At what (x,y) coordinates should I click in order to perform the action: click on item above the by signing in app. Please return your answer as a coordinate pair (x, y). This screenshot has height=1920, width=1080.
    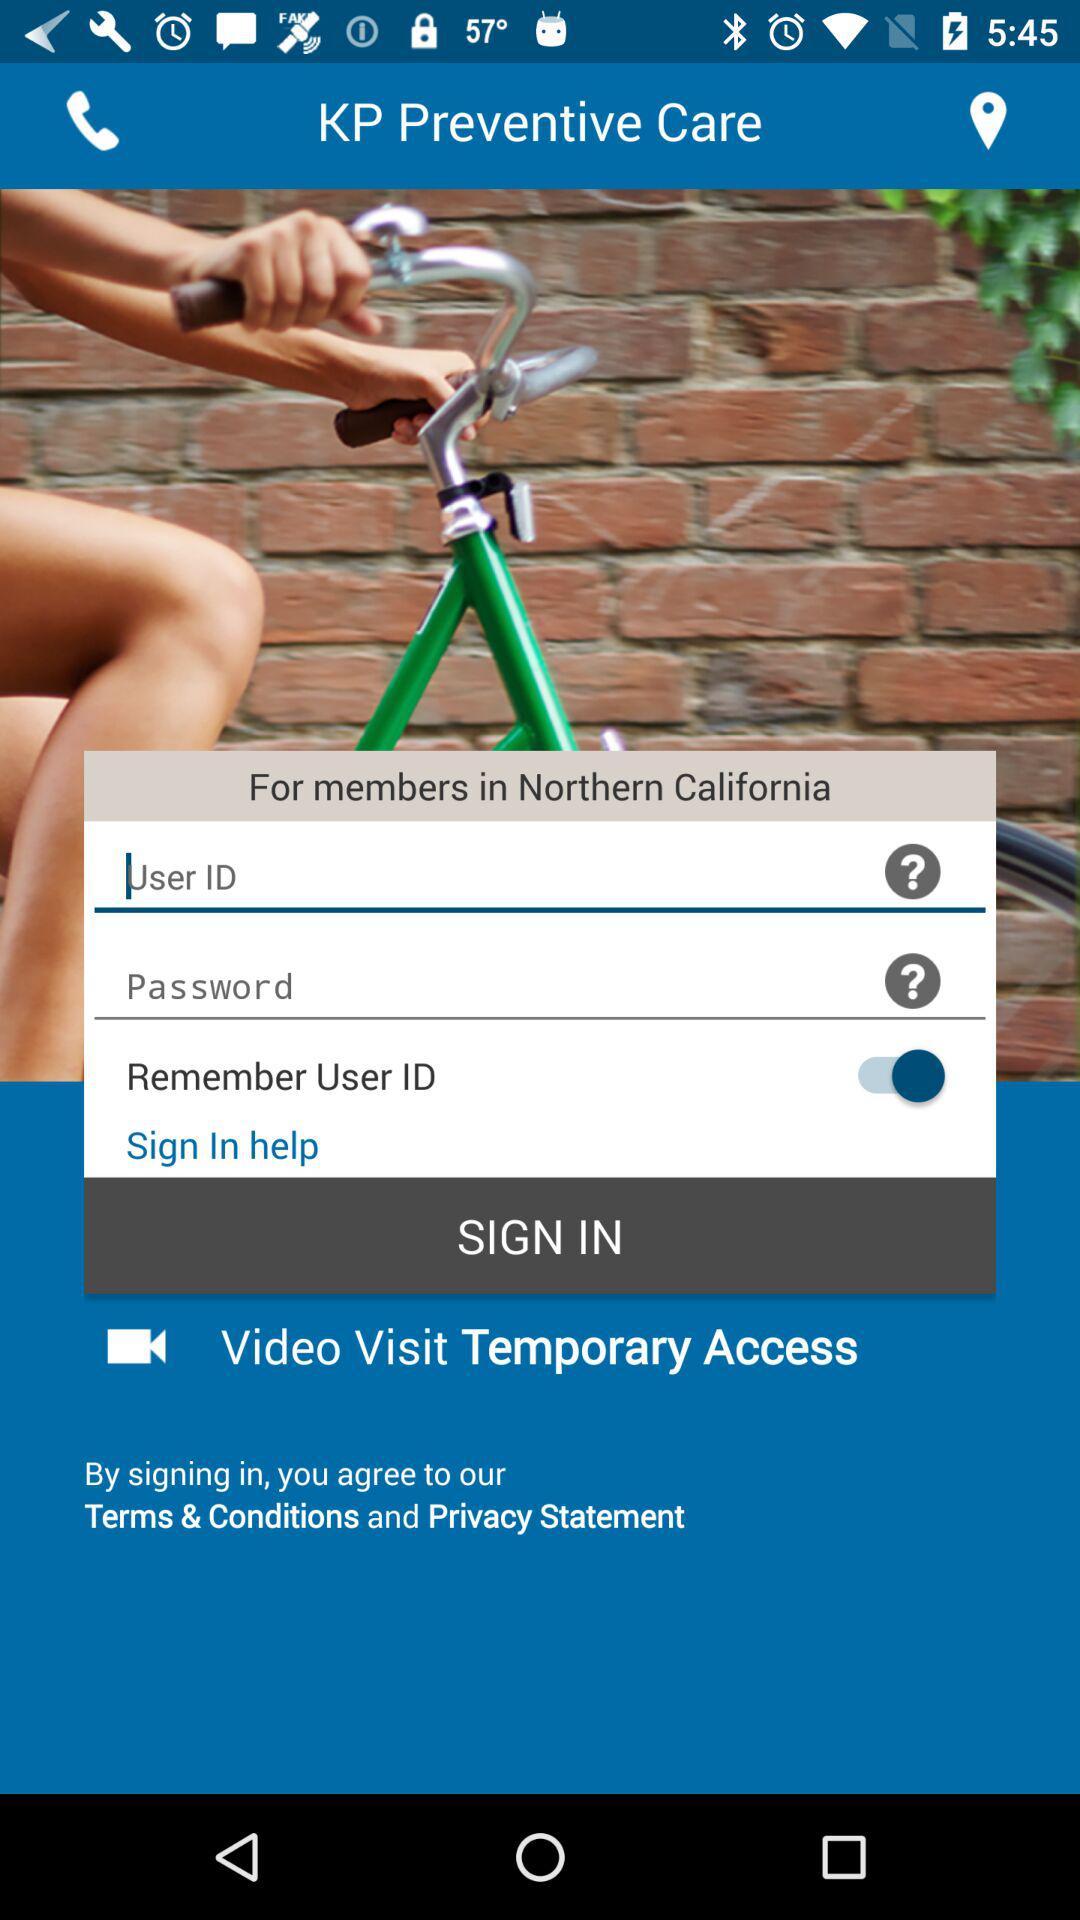
    Looking at the image, I should click on (591, 1345).